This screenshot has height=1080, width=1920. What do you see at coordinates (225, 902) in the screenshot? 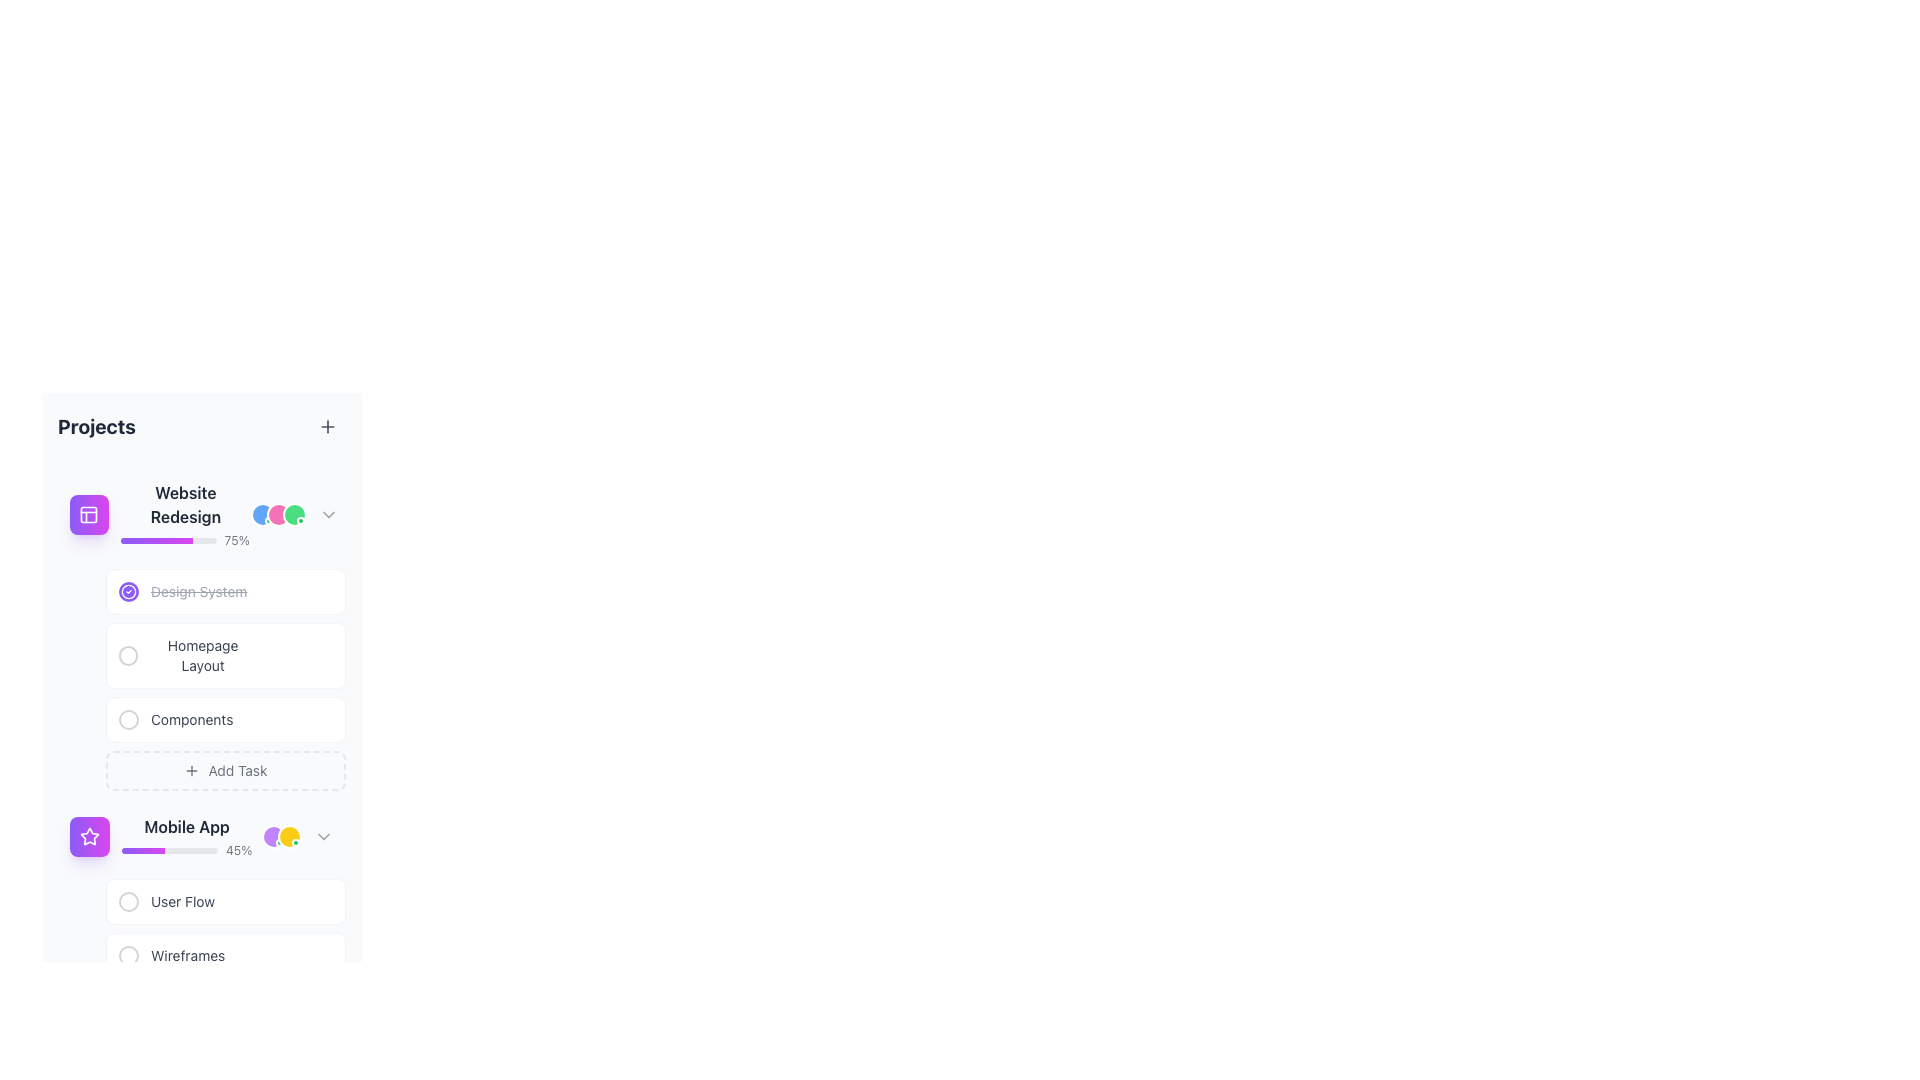
I see `the selectable task item labeled 'User Flow' in the project management list` at bounding box center [225, 902].